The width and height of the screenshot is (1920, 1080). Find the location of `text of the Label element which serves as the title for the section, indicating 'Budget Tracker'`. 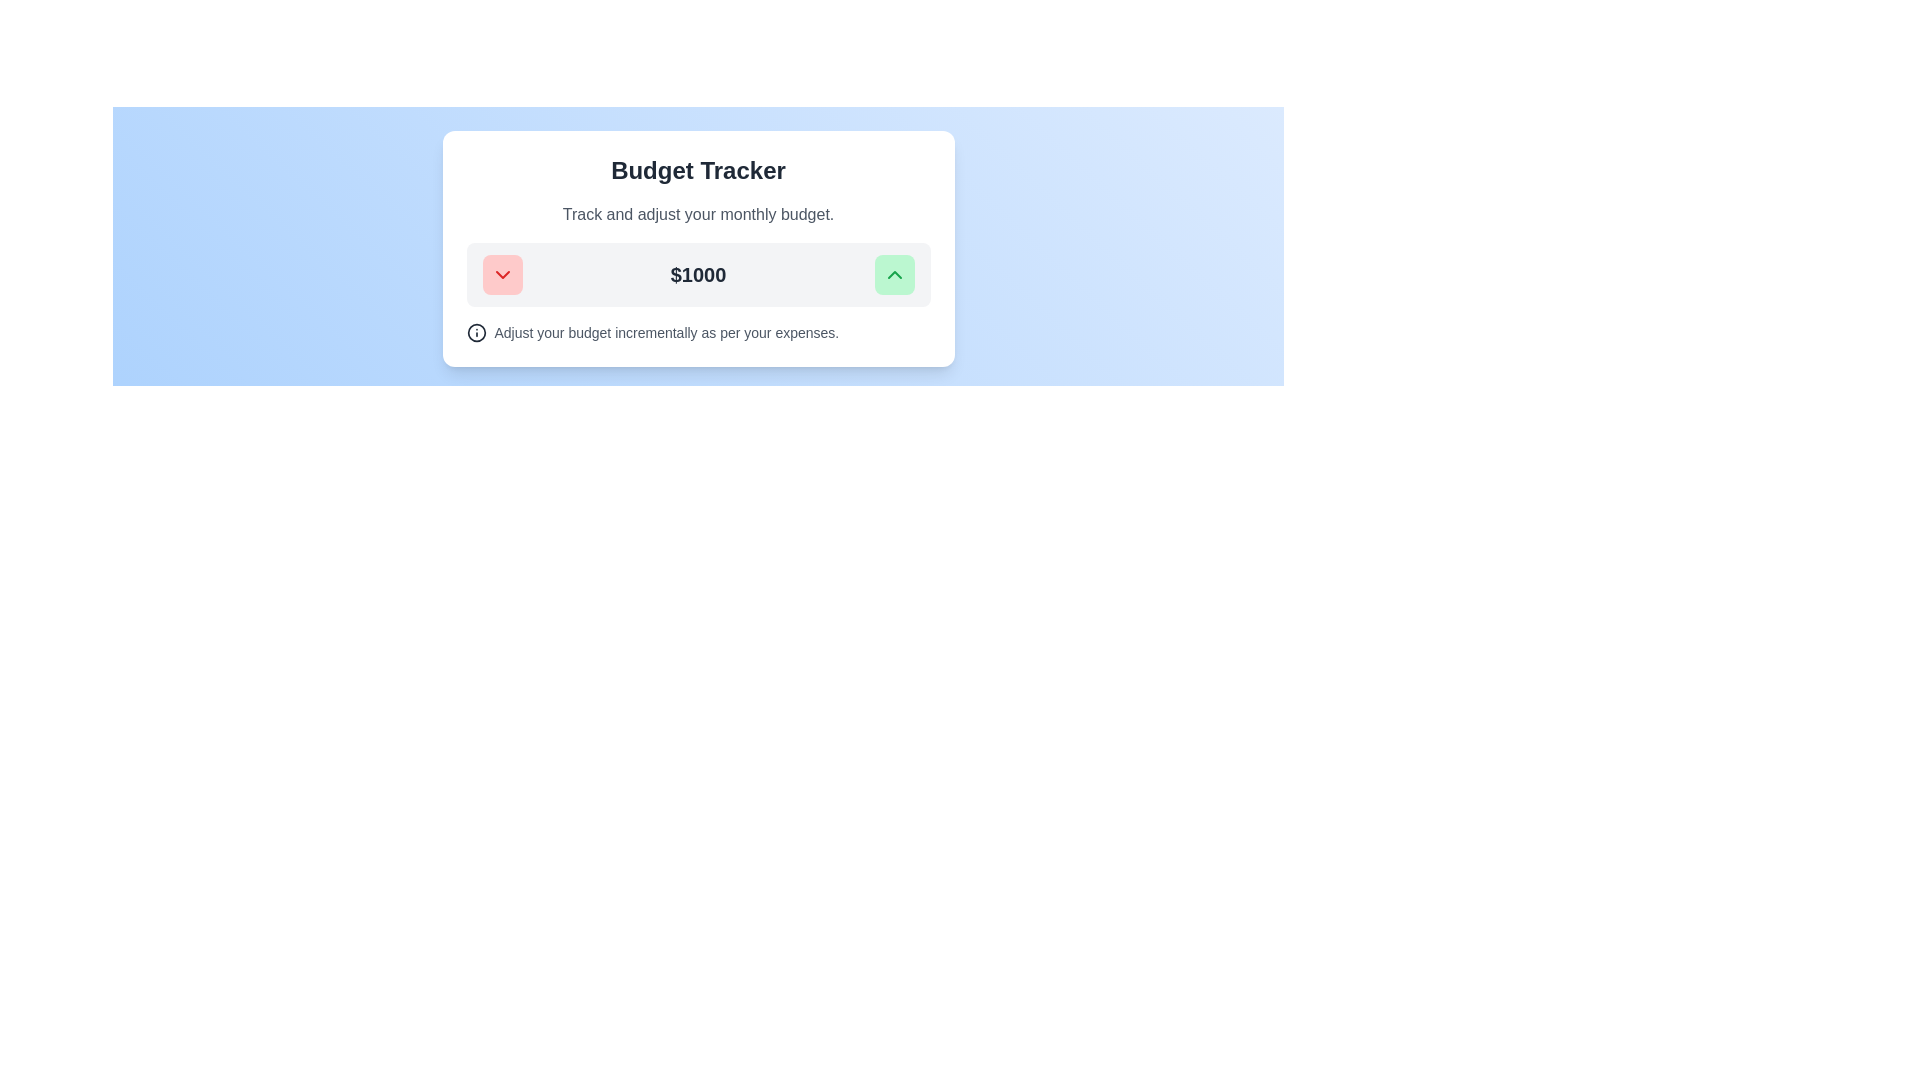

text of the Label element which serves as the title for the section, indicating 'Budget Tracker' is located at coordinates (698, 169).